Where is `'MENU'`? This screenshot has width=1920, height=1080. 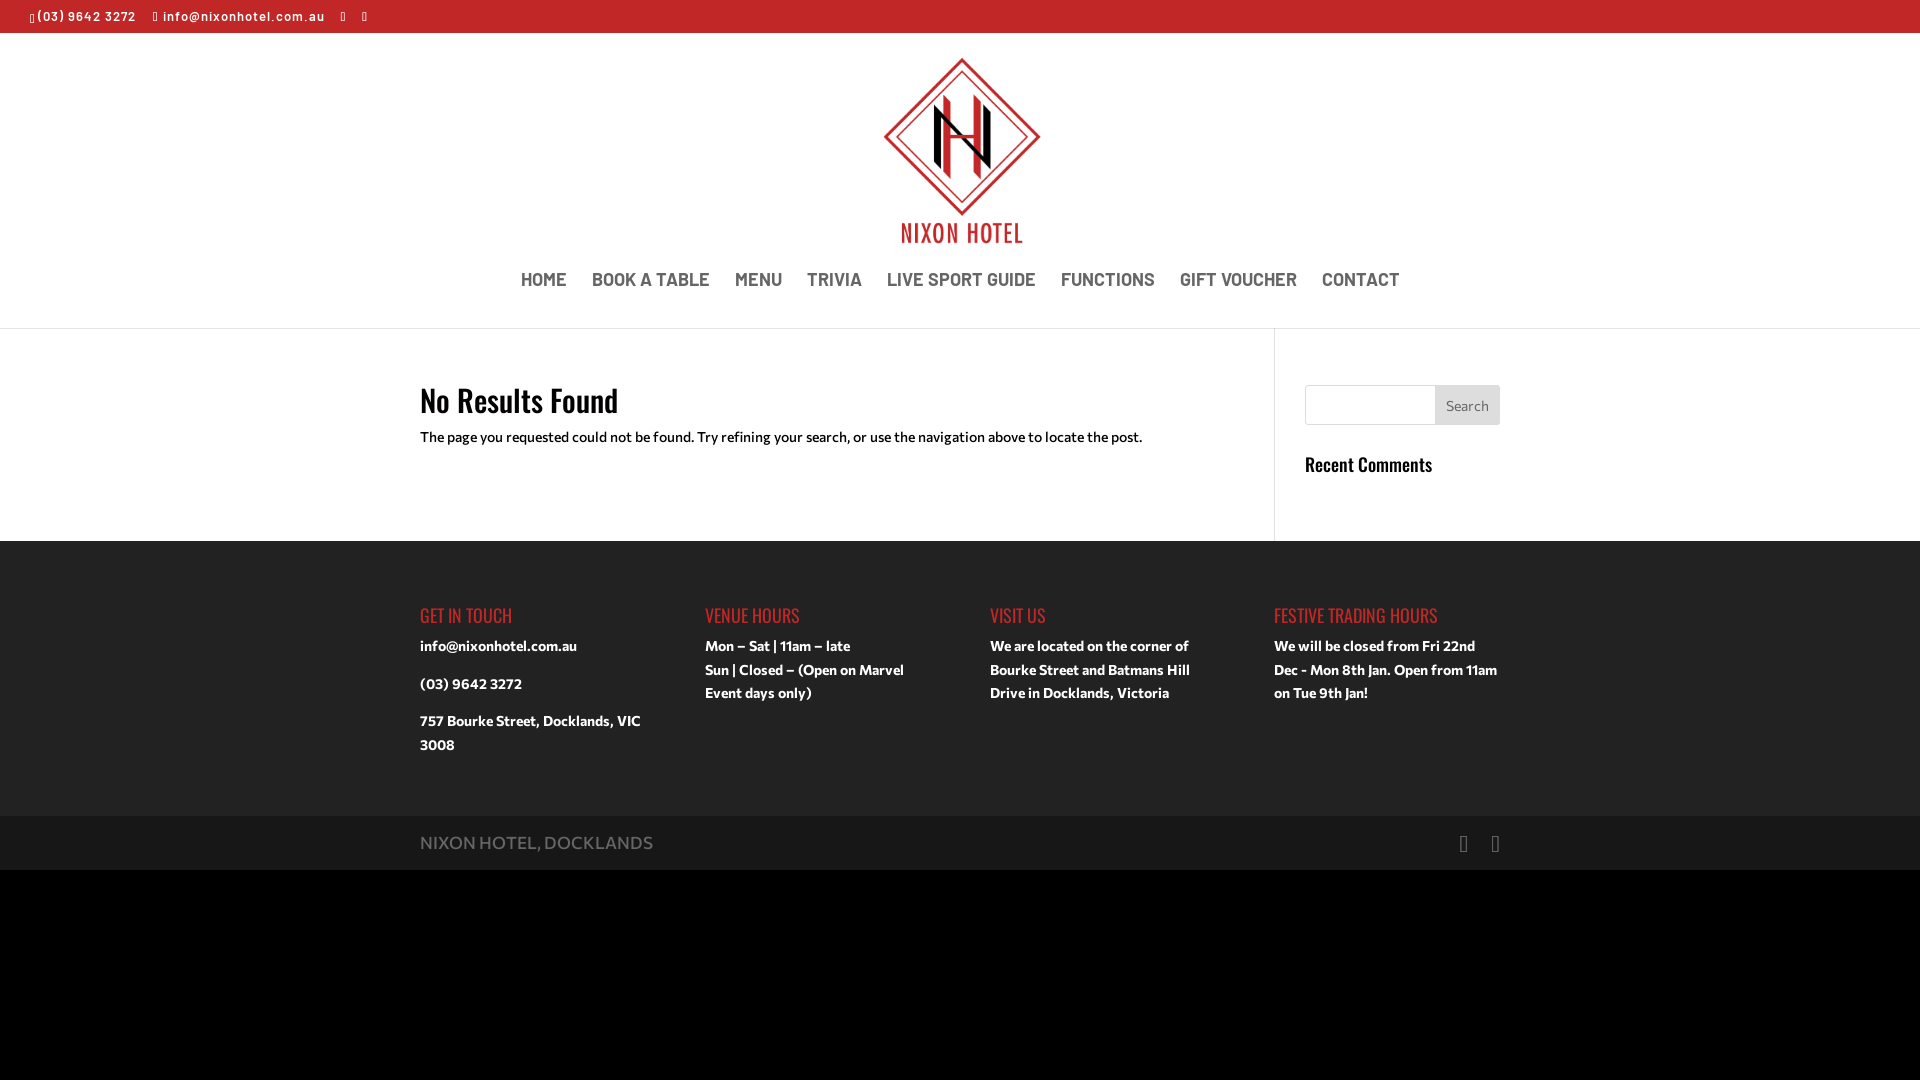
'MENU' is located at coordinates (756, 300).